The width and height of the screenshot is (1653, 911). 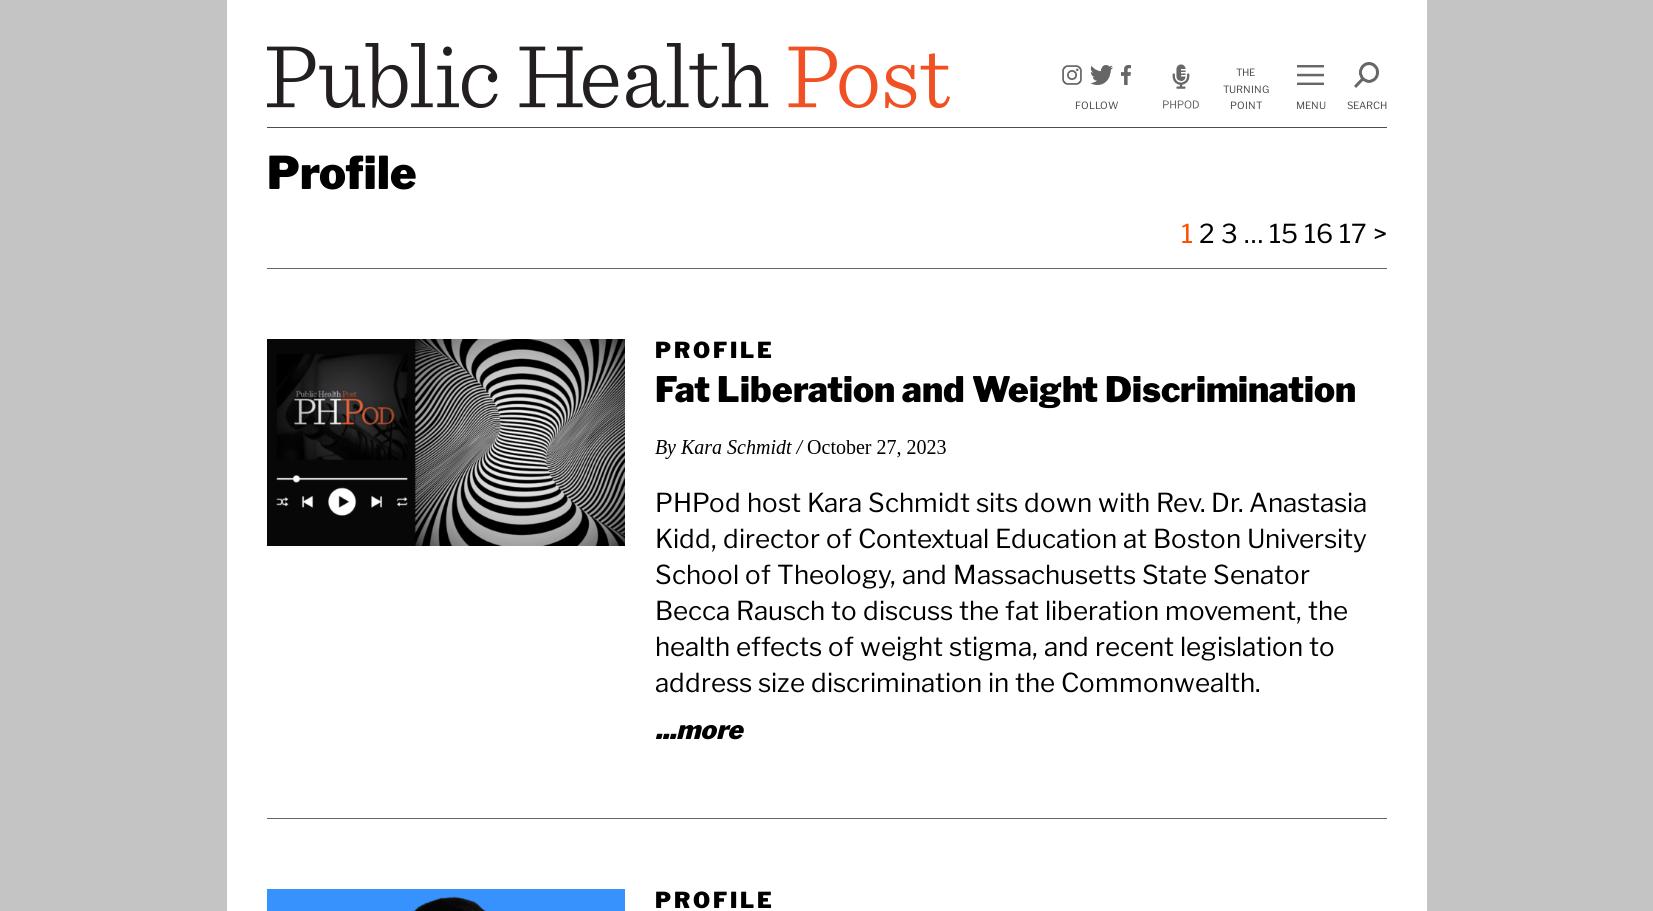 I want to click on '16', so click(x=1317, y=233).